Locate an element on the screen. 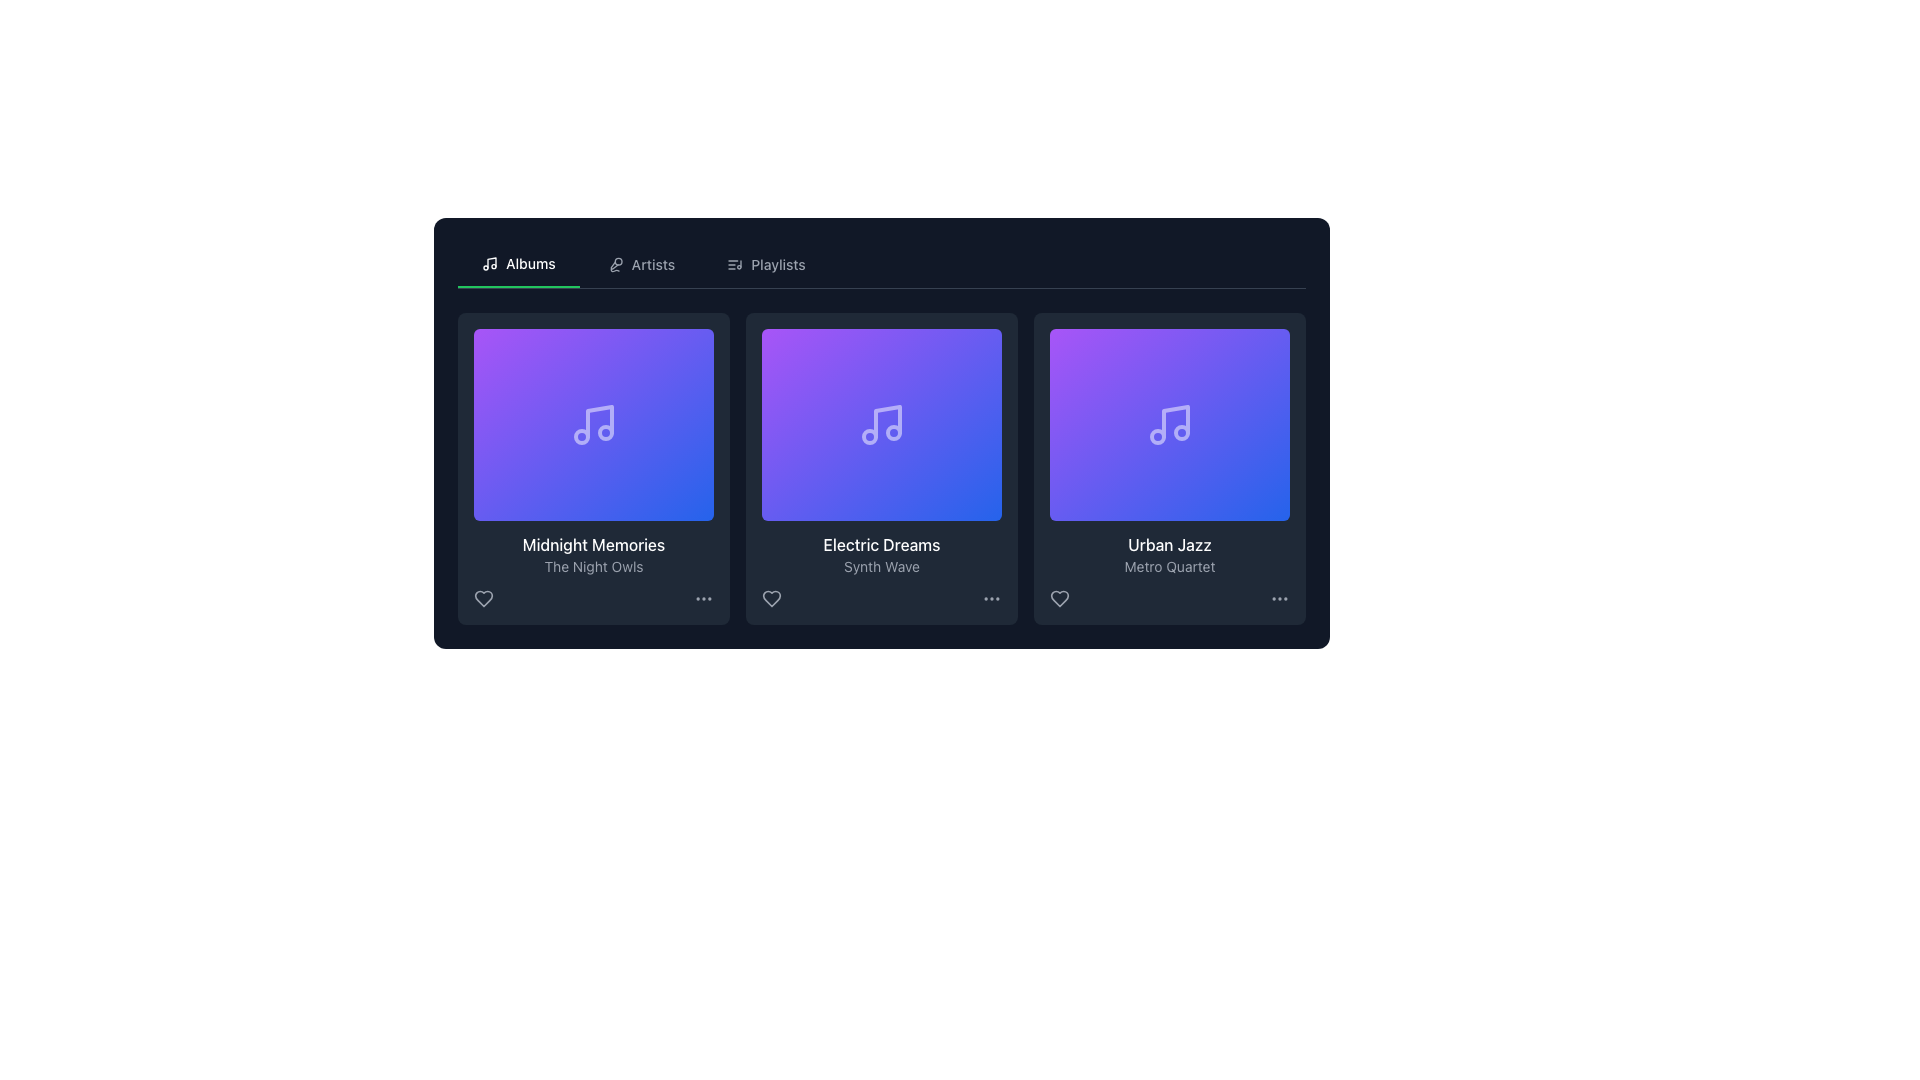  the playlist icon located in the navigation area, specifically to the left of the 'Playlists' text tab is located at coordinates (734, 264).